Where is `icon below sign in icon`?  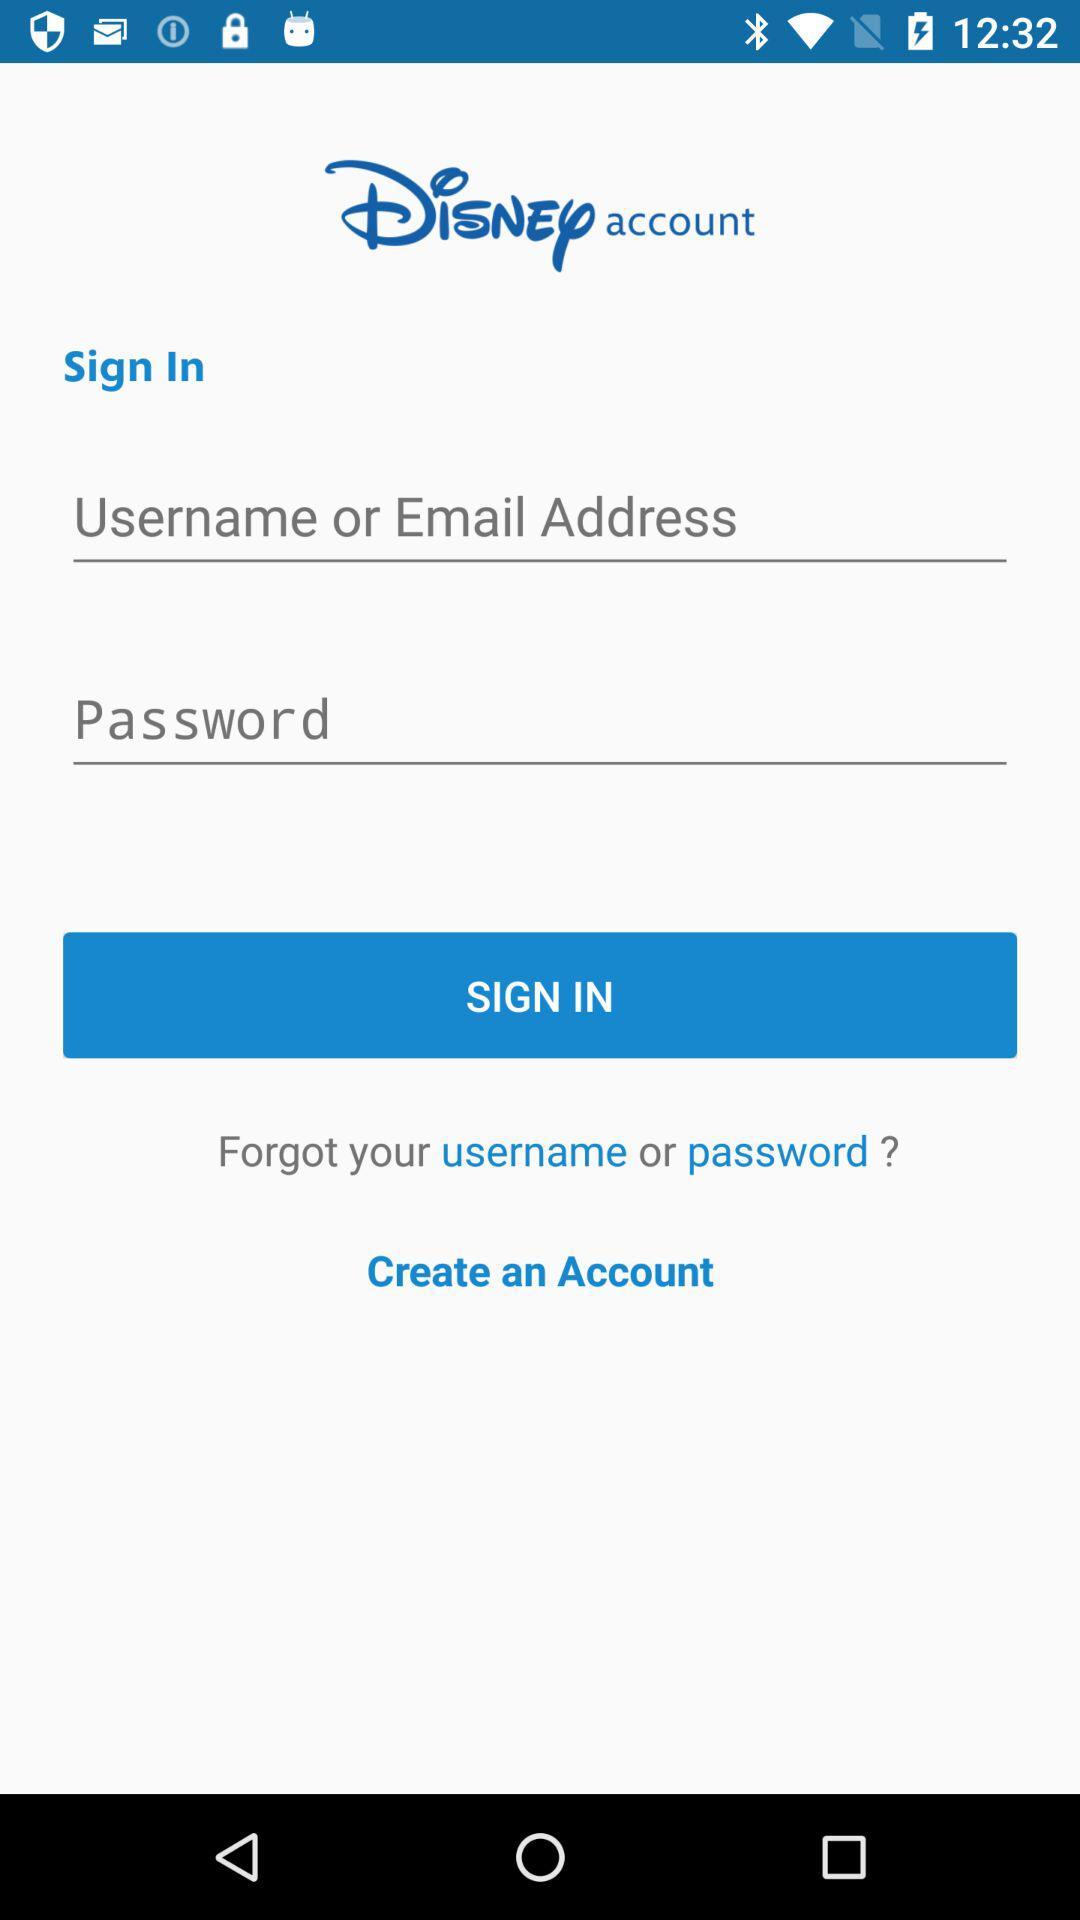 icon below sign in icon is located at coordinates (540, 518).